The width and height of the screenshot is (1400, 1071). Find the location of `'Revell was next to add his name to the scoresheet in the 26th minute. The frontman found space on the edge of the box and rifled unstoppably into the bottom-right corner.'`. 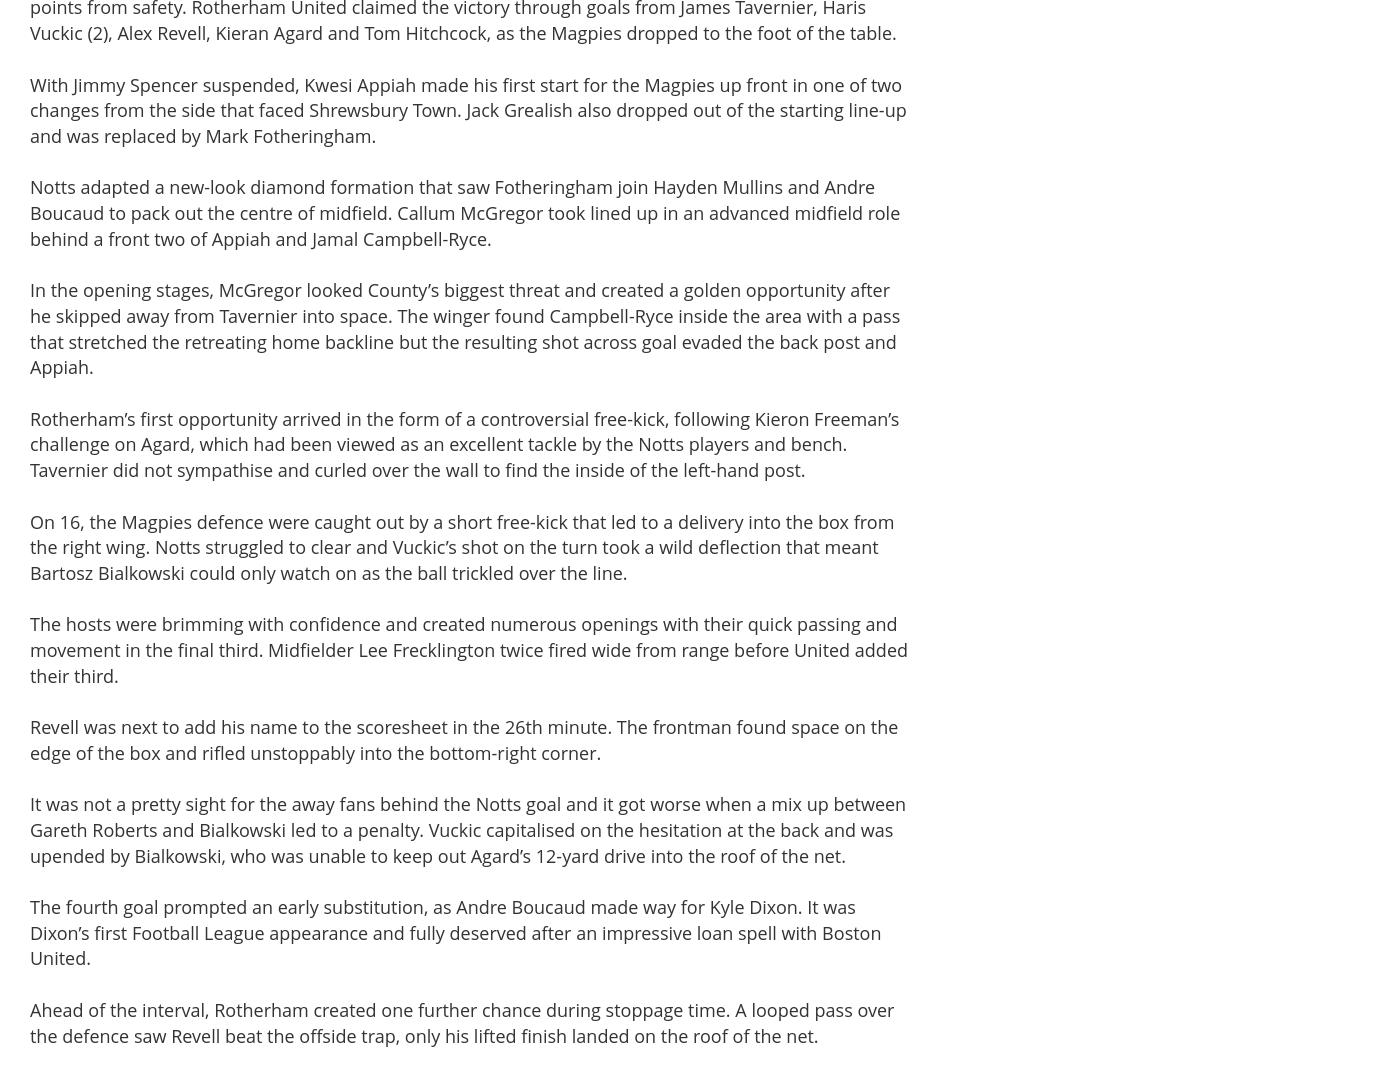

'Revell was next to add his name to the scoresheet in the 26th minute. The frontman found space on the edge of the box and rifled unstoppably into the bottom-right corner.' is located at coordinates (463, 739).